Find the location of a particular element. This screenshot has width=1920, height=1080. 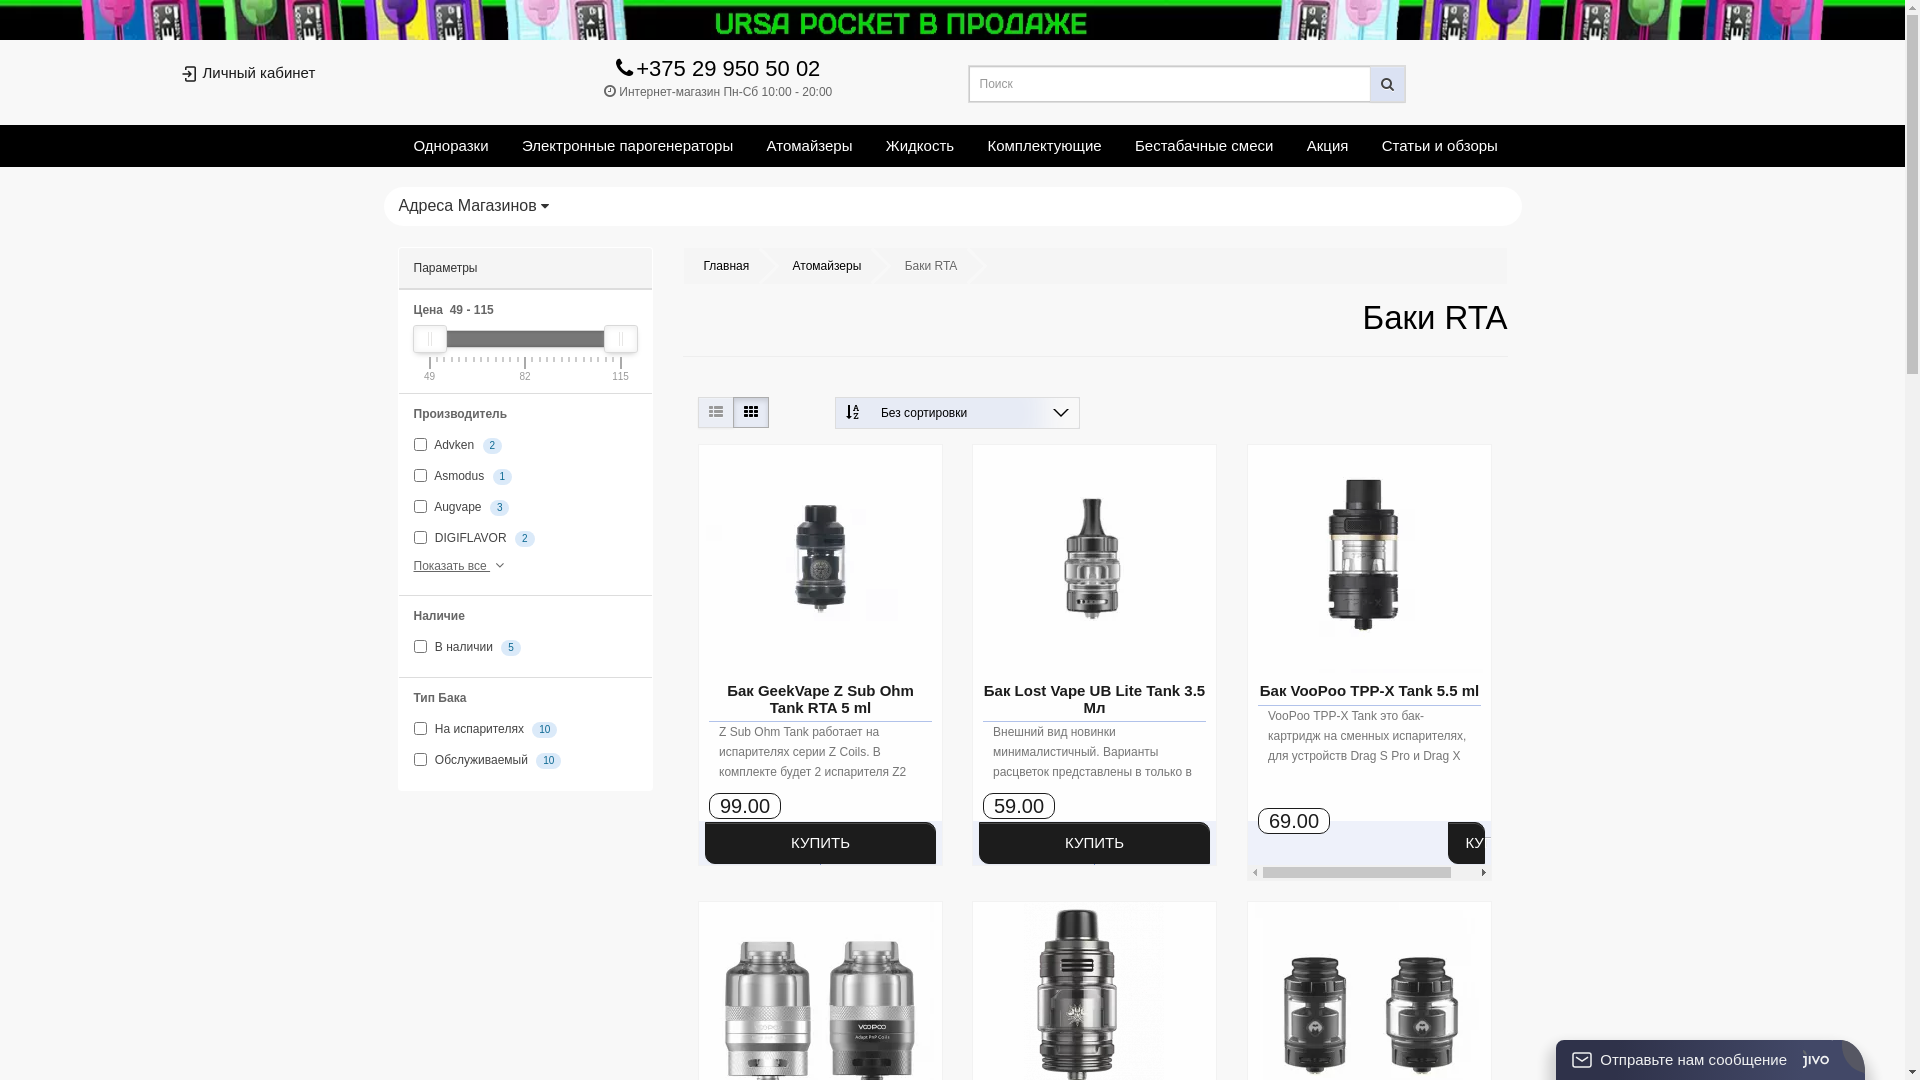

'+375 29 950 50 02' is located at coordinates (614, 71).